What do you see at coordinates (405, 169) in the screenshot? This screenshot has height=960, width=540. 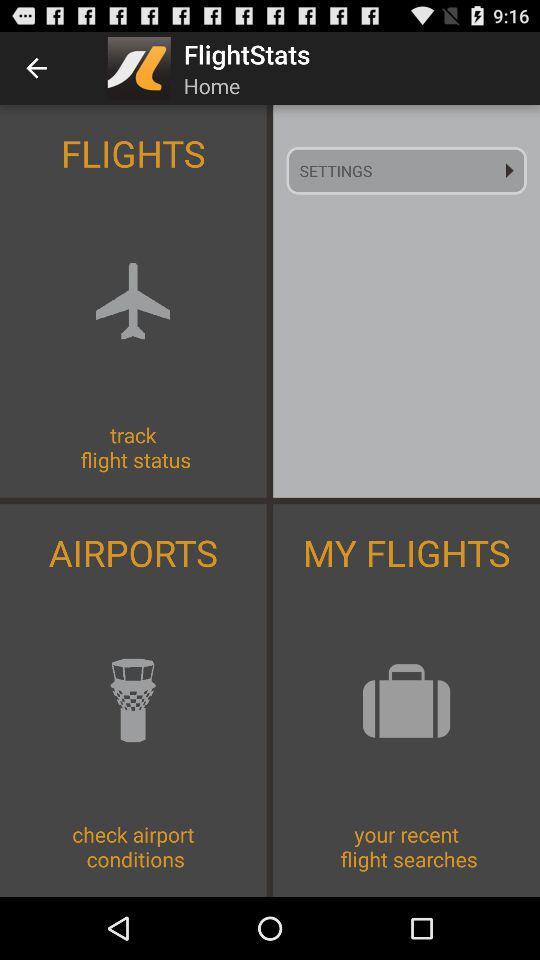 I see `the icon at the top right corner` at bounding box center [405, 169].